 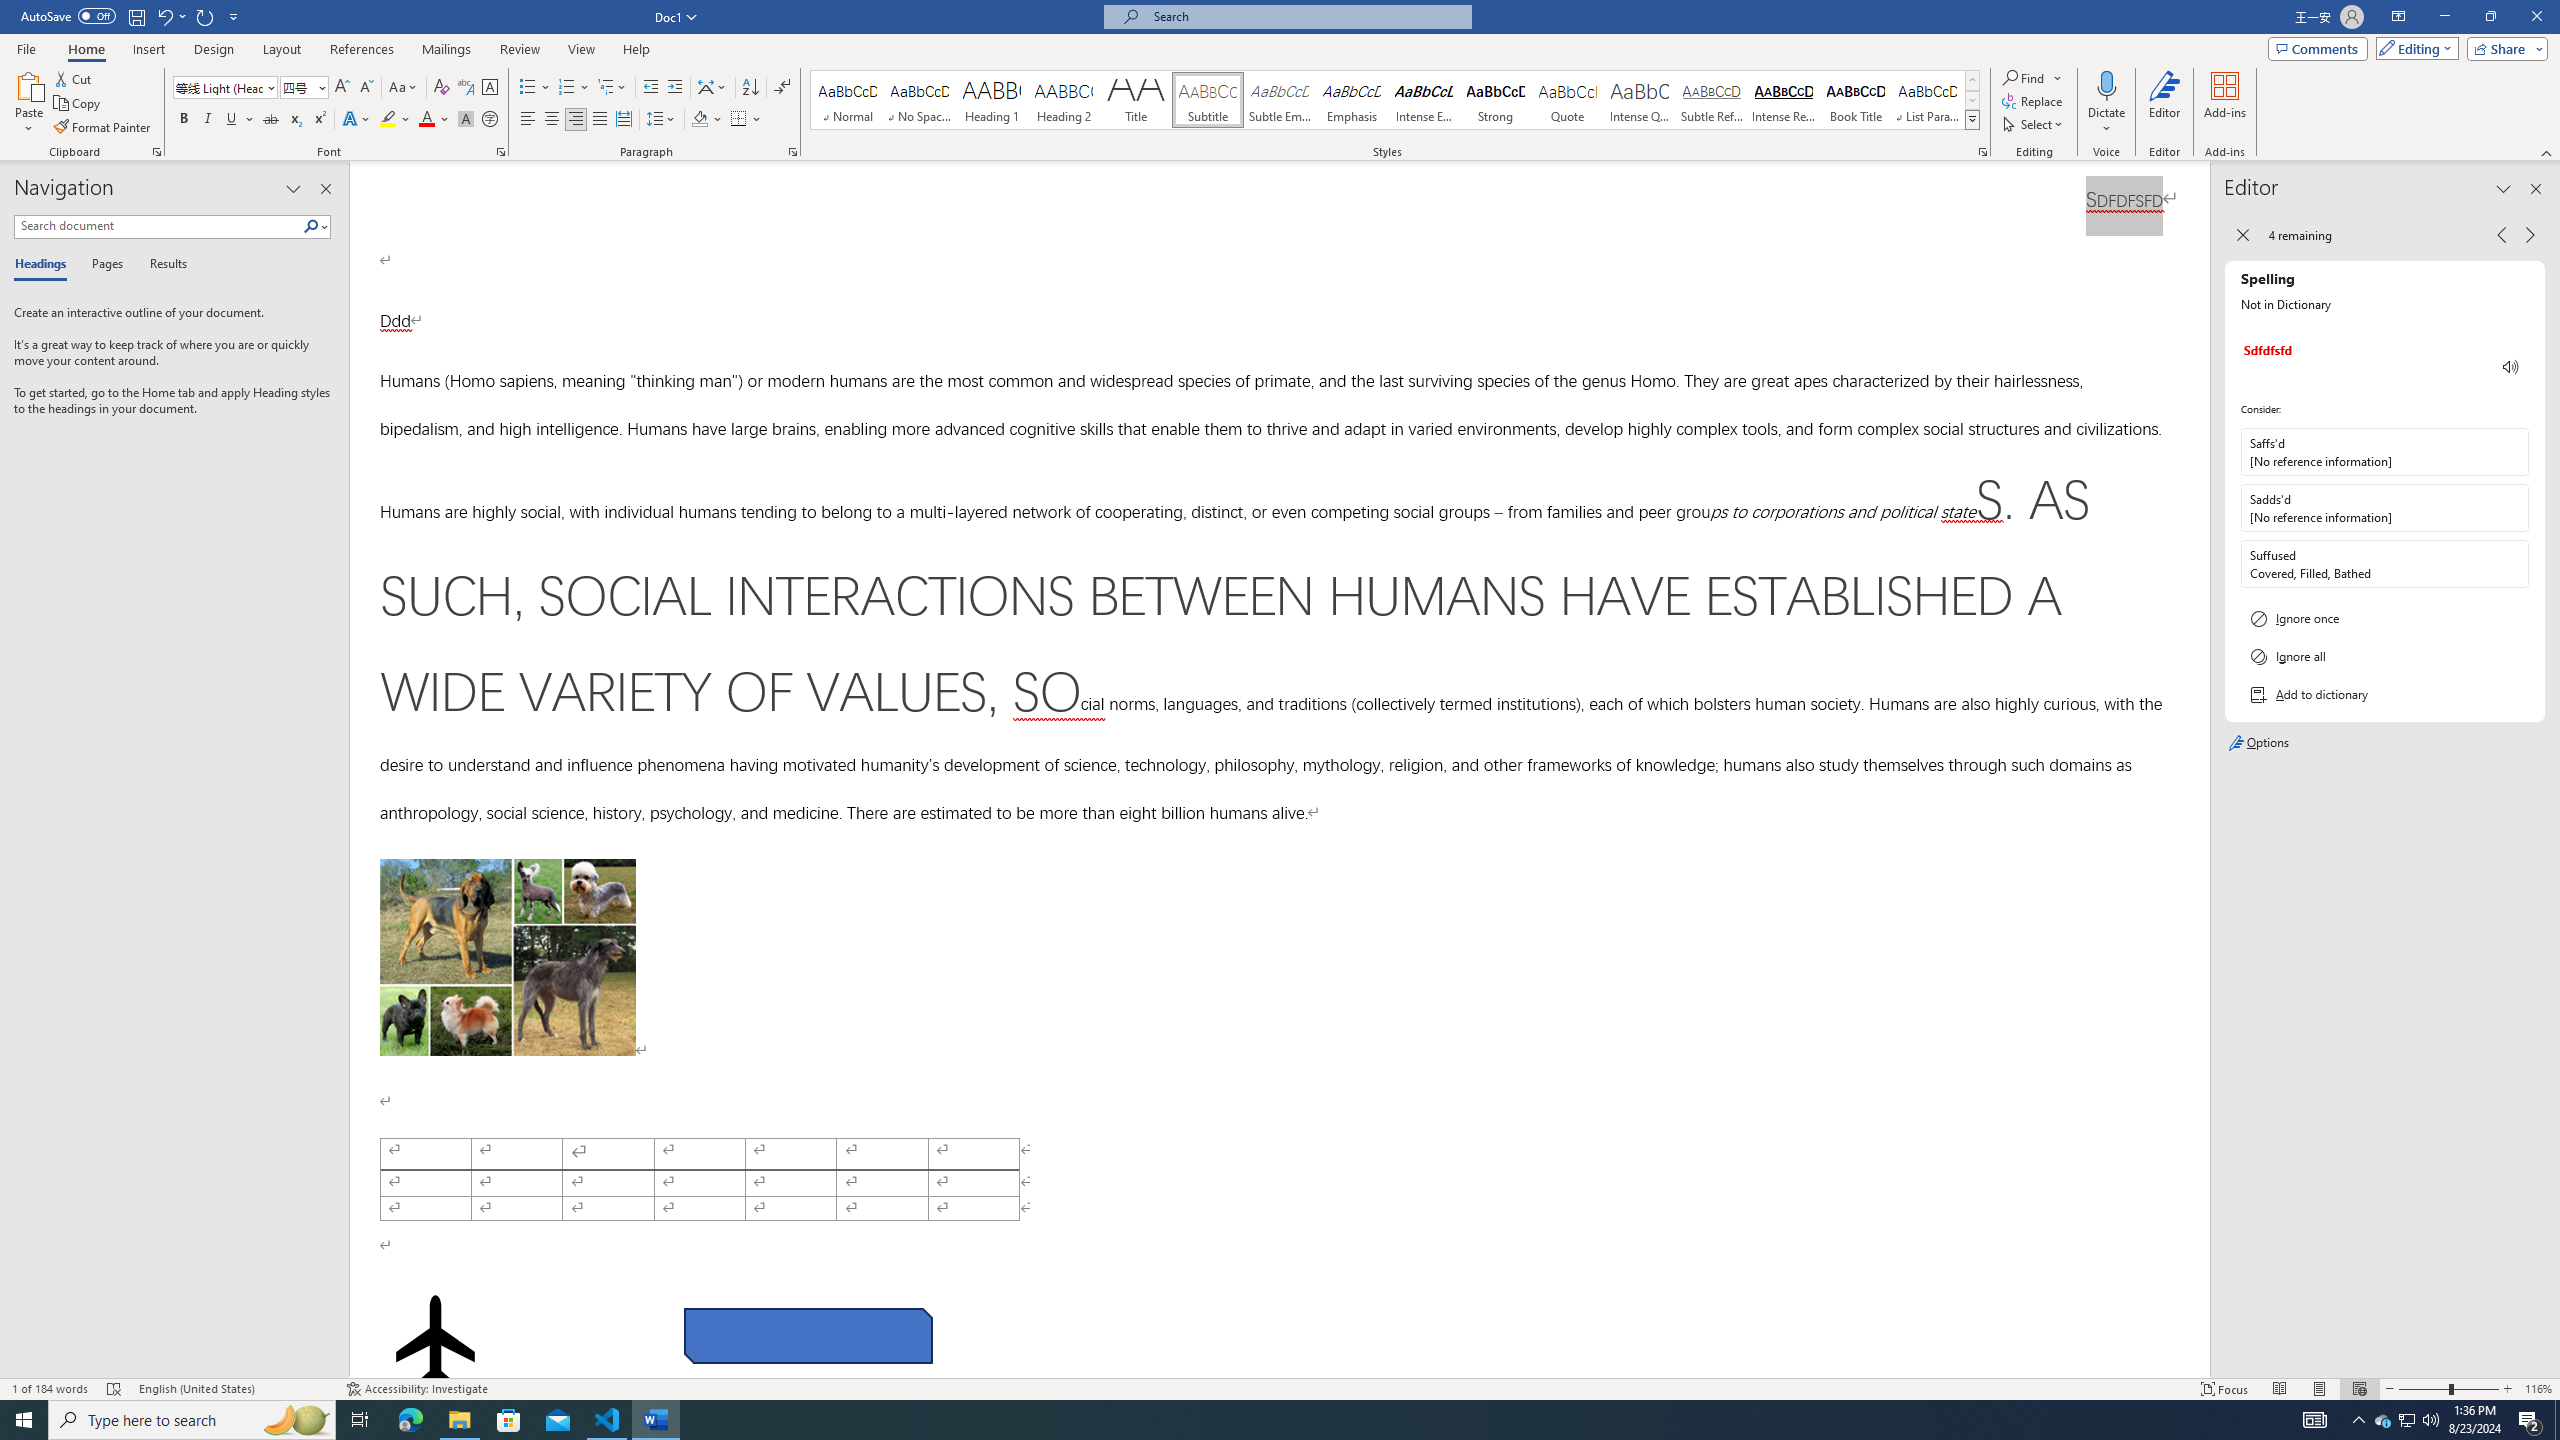 What do you see at coordinates (102, 127) in the screenshot?
I see `'Format Painter'` at bounding box center [102, 127].